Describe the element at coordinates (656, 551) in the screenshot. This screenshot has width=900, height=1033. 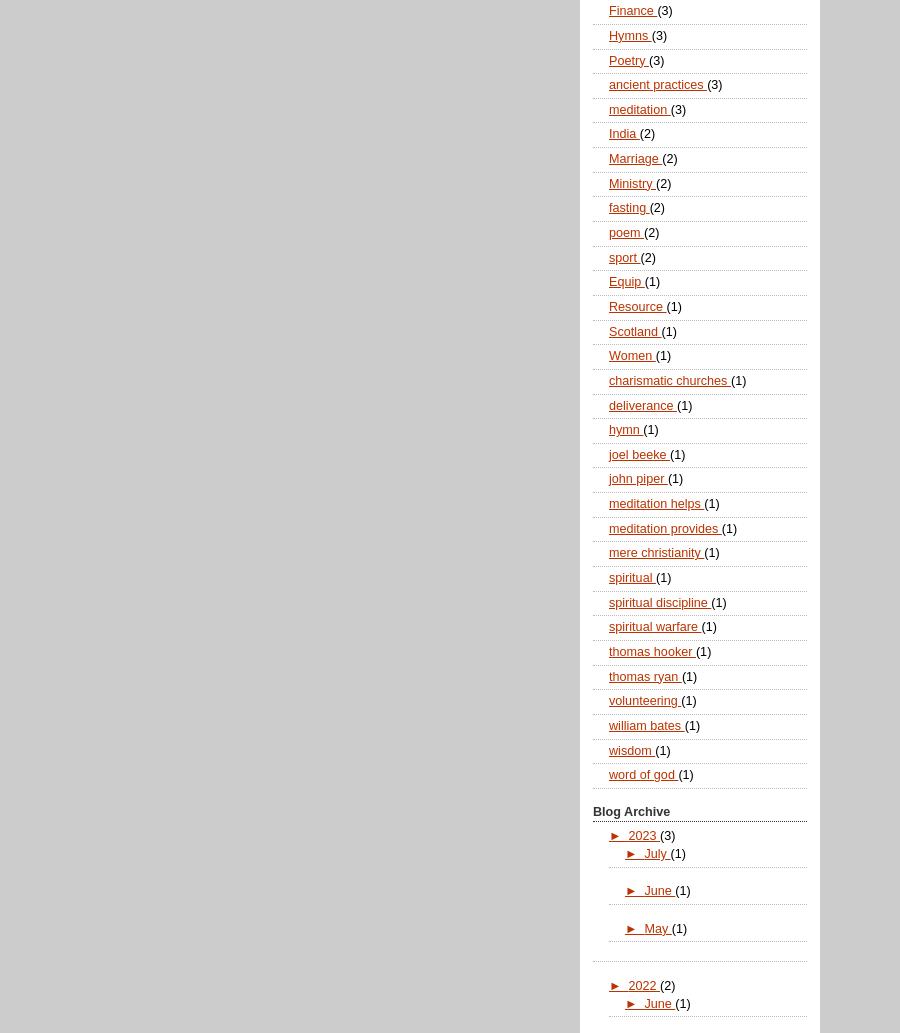
I see `'mere christianity'` at that location.